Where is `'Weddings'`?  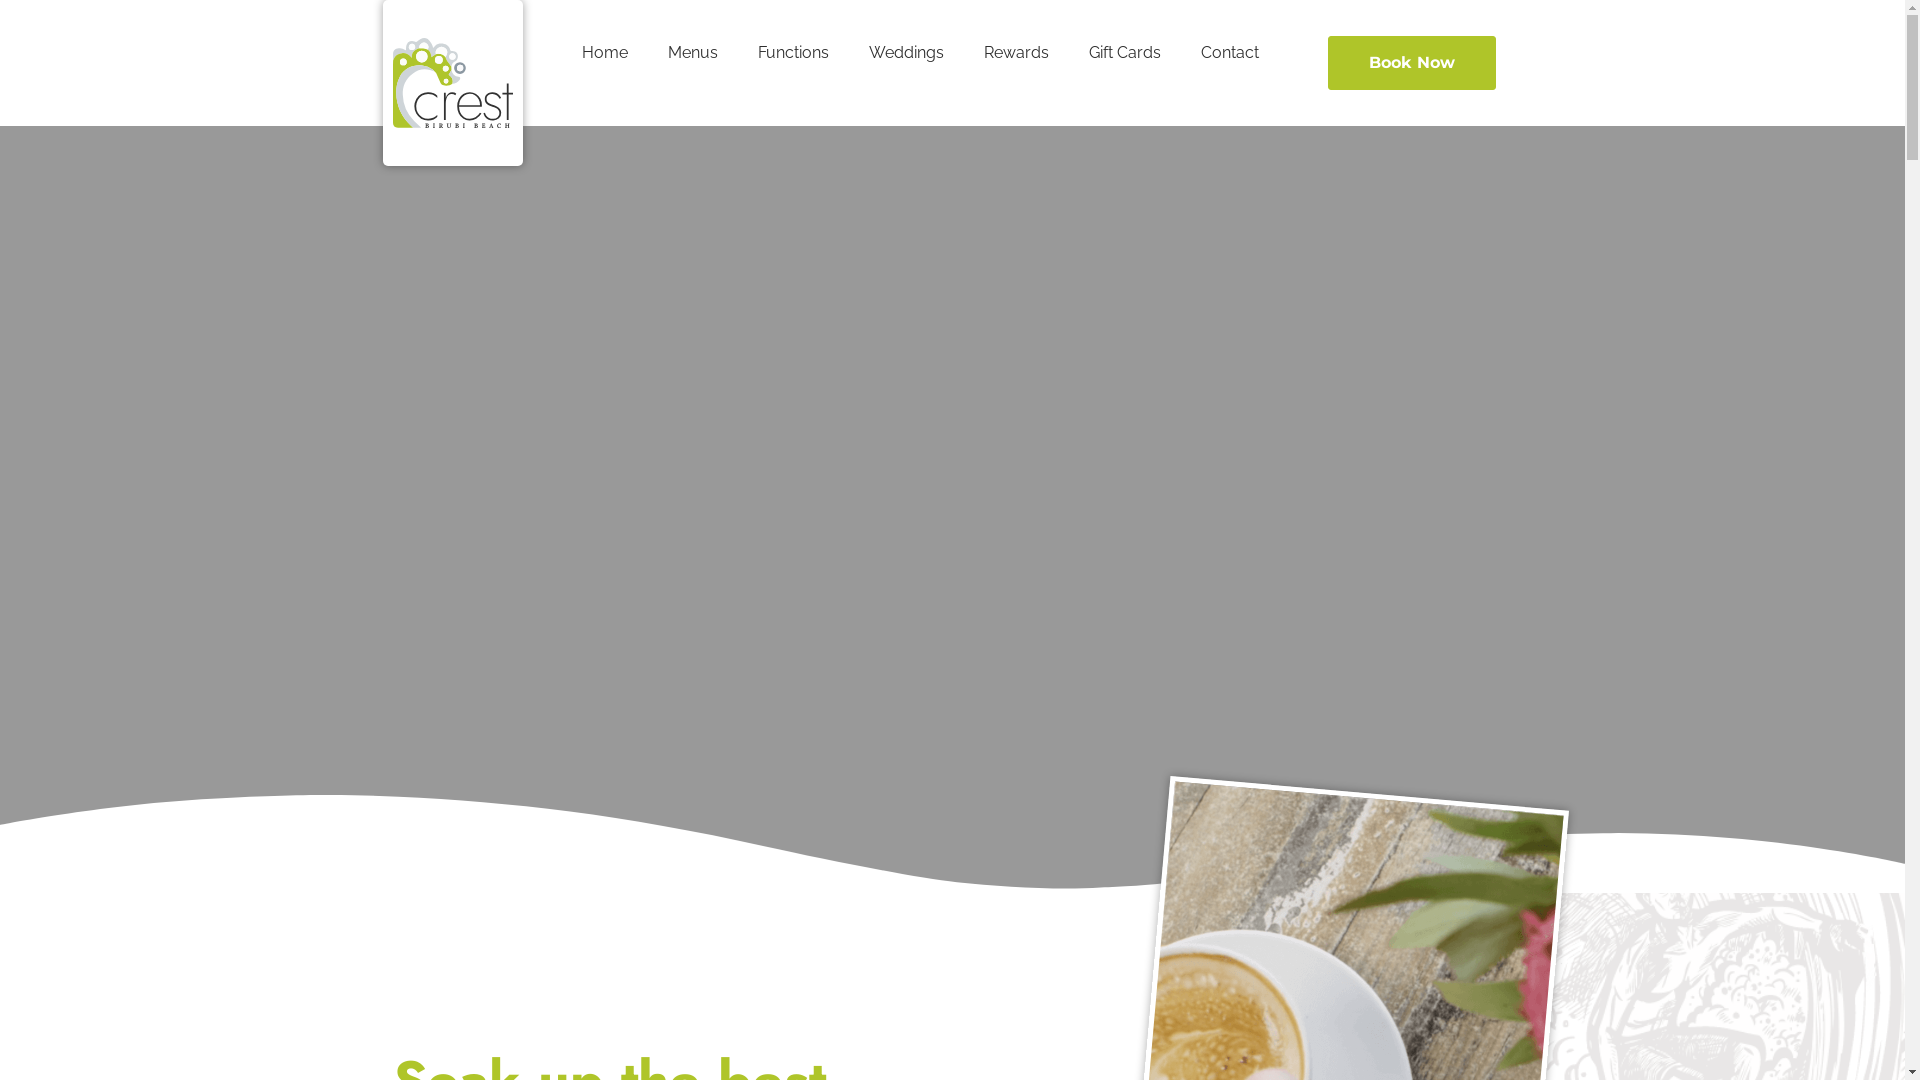
'Weddings' is located at coordinates (849, 52).